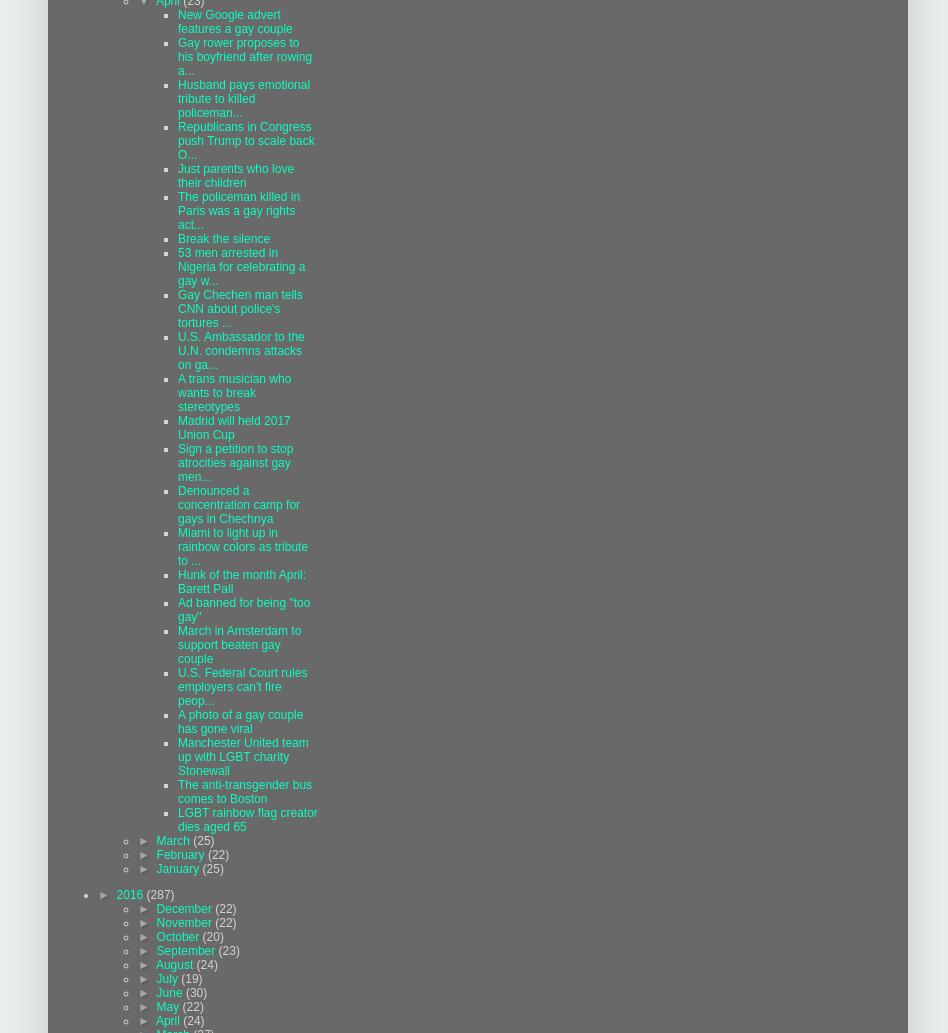  Describe the element at coordinates (177, 936) in the screenshot. I see `'October'` at that location.